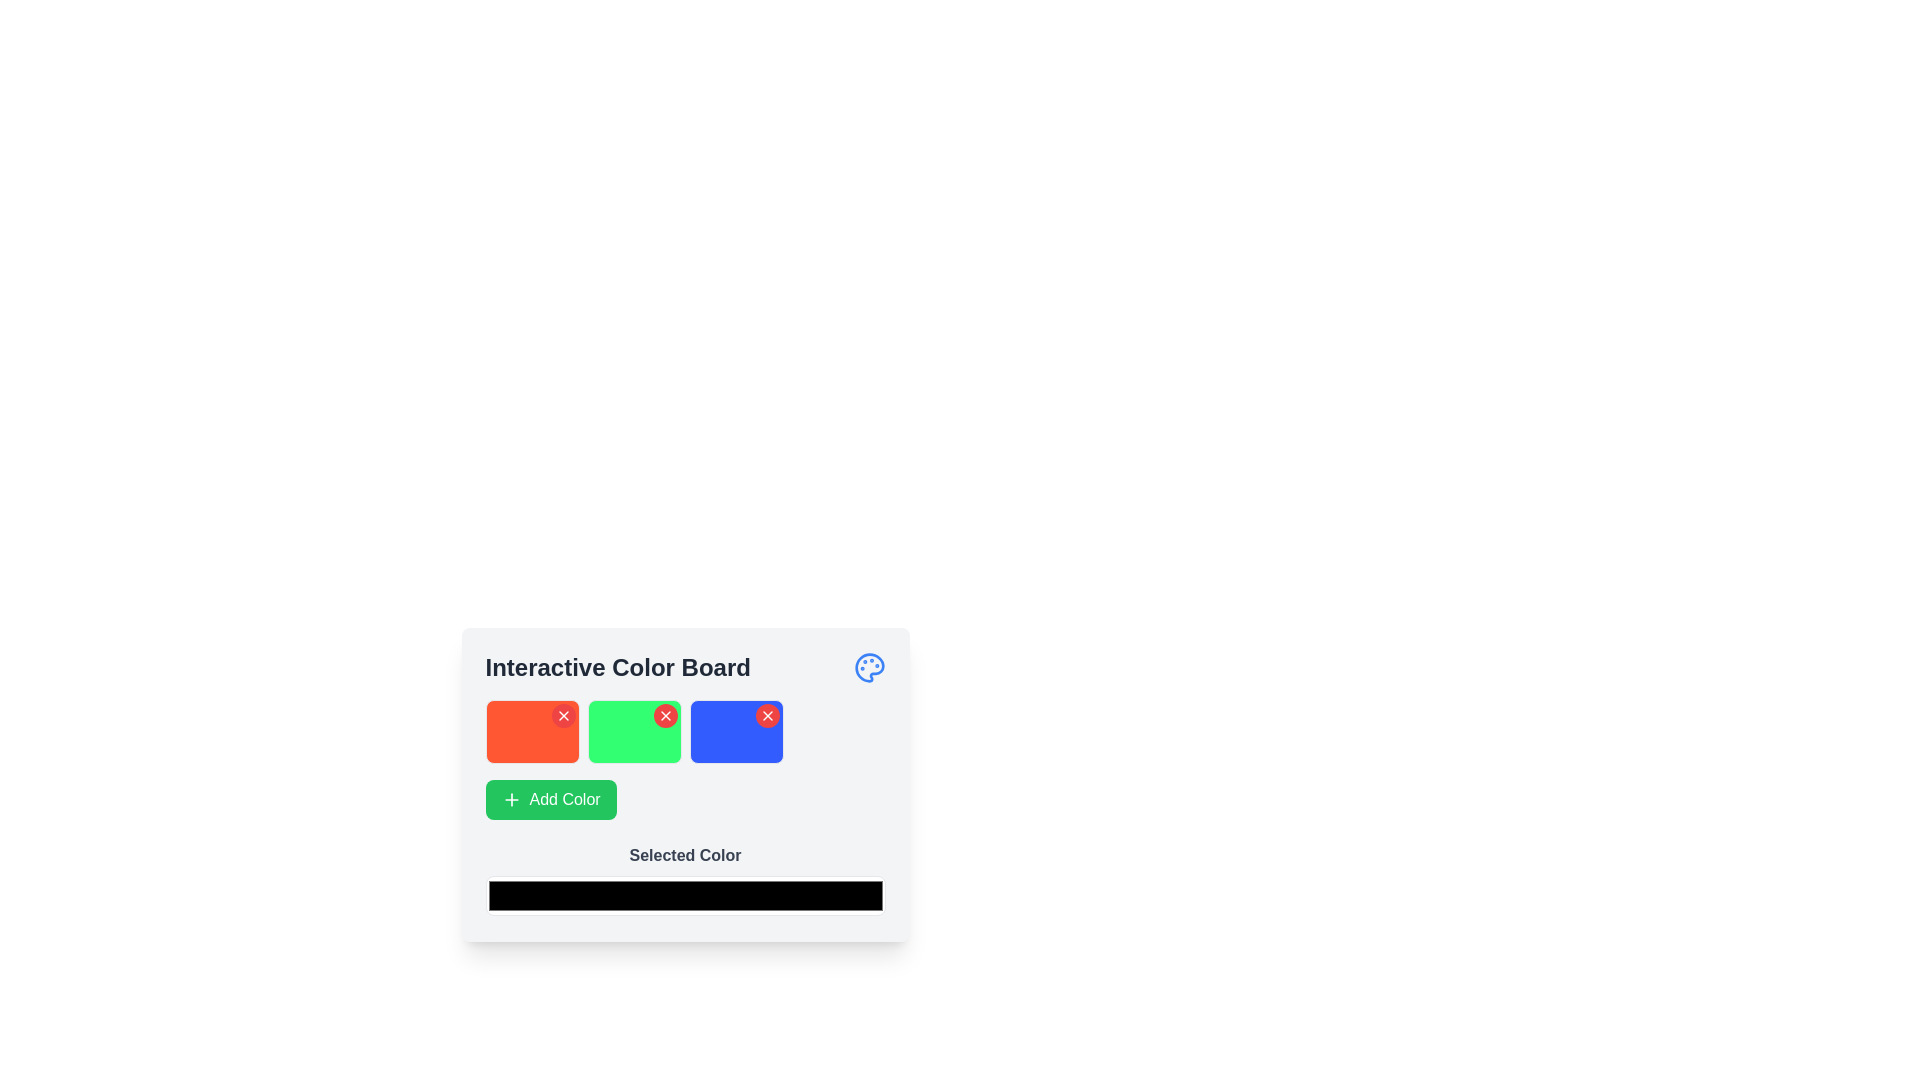 The width and height of the screenshot is (1920, 1080). Describe the element at coordinates (562, 715) in the screenshot. I see `the delete button located at the top-right corner of the first red rectangular card` at that location.